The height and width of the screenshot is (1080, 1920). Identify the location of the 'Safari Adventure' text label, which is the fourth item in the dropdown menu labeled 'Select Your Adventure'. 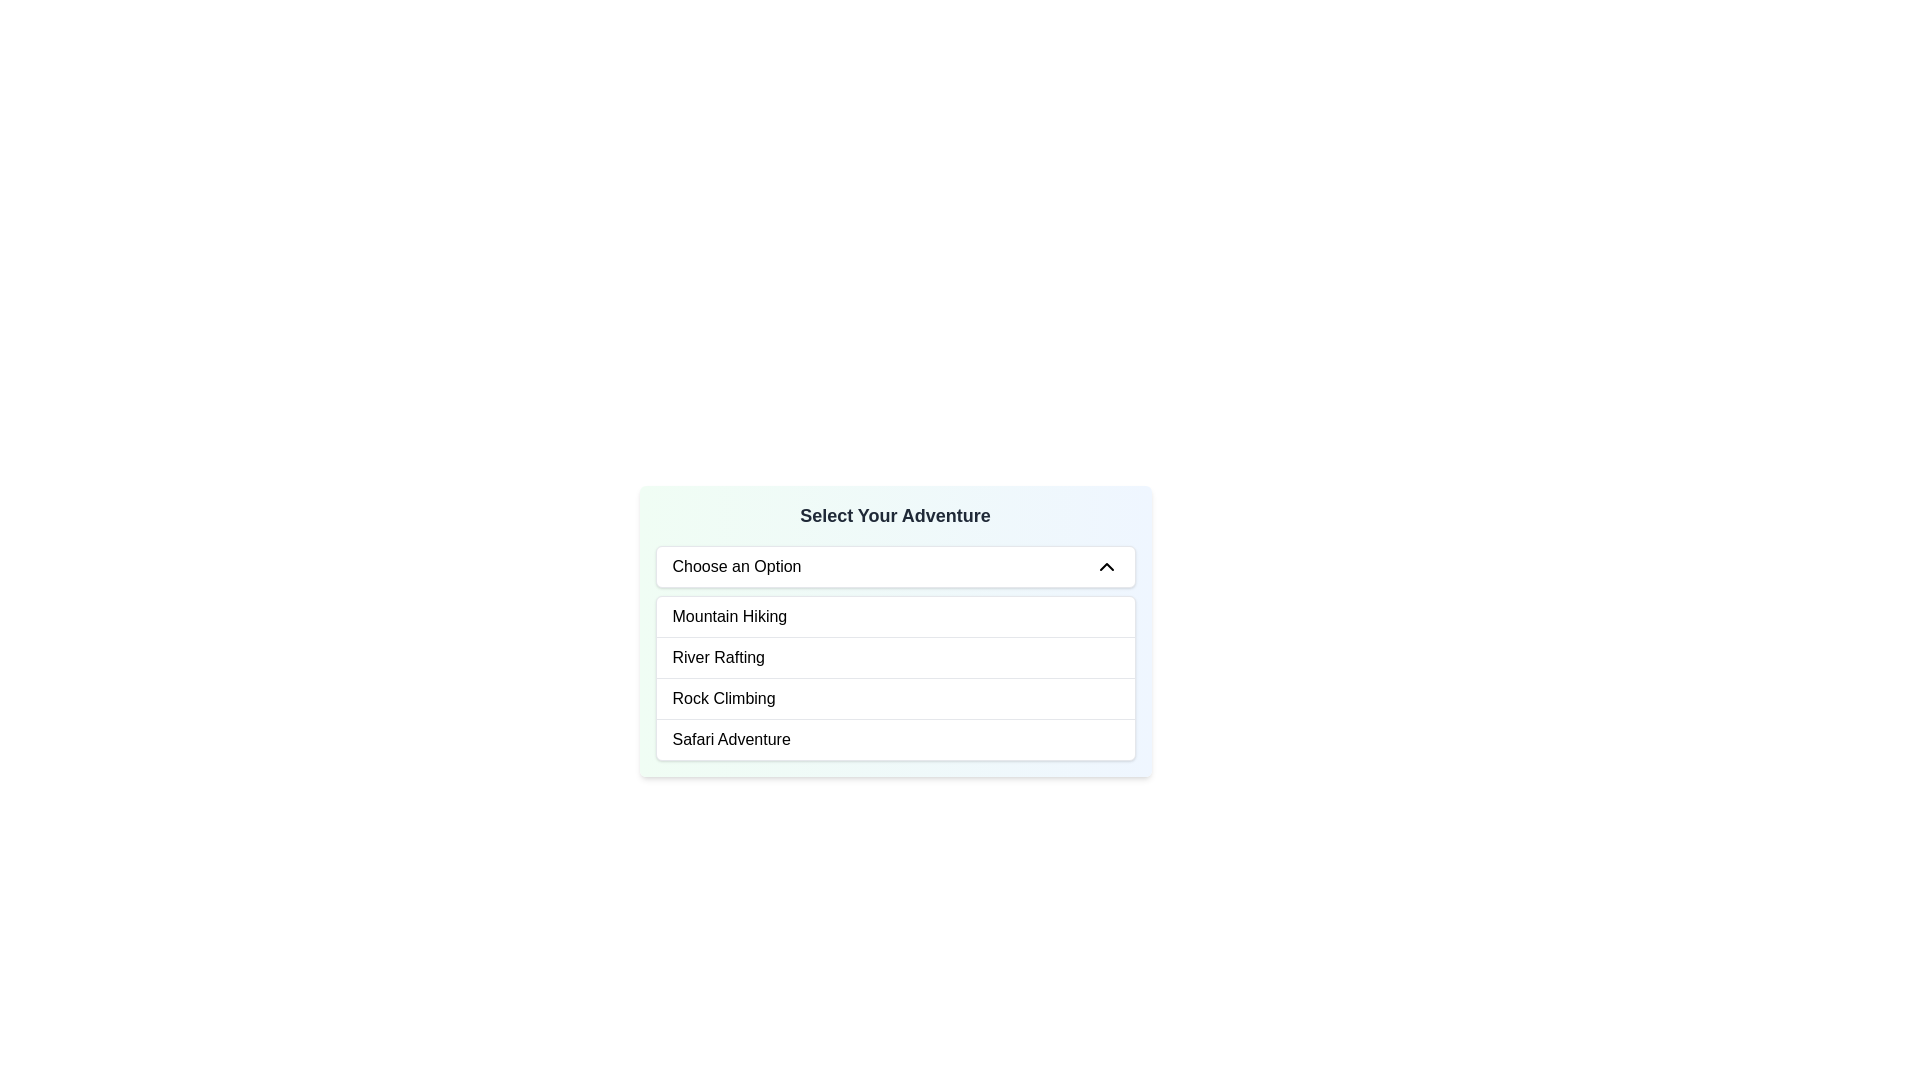
(730, 740).